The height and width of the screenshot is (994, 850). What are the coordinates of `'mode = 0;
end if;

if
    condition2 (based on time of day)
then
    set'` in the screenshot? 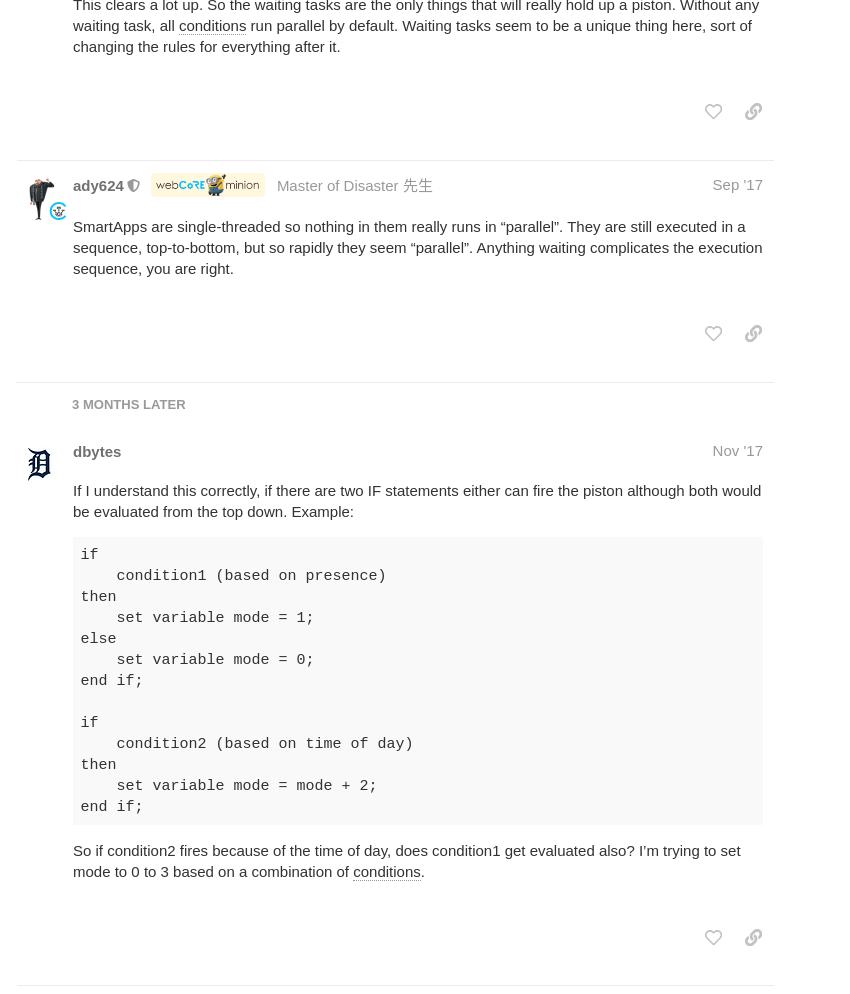 It's located at (246, 722).